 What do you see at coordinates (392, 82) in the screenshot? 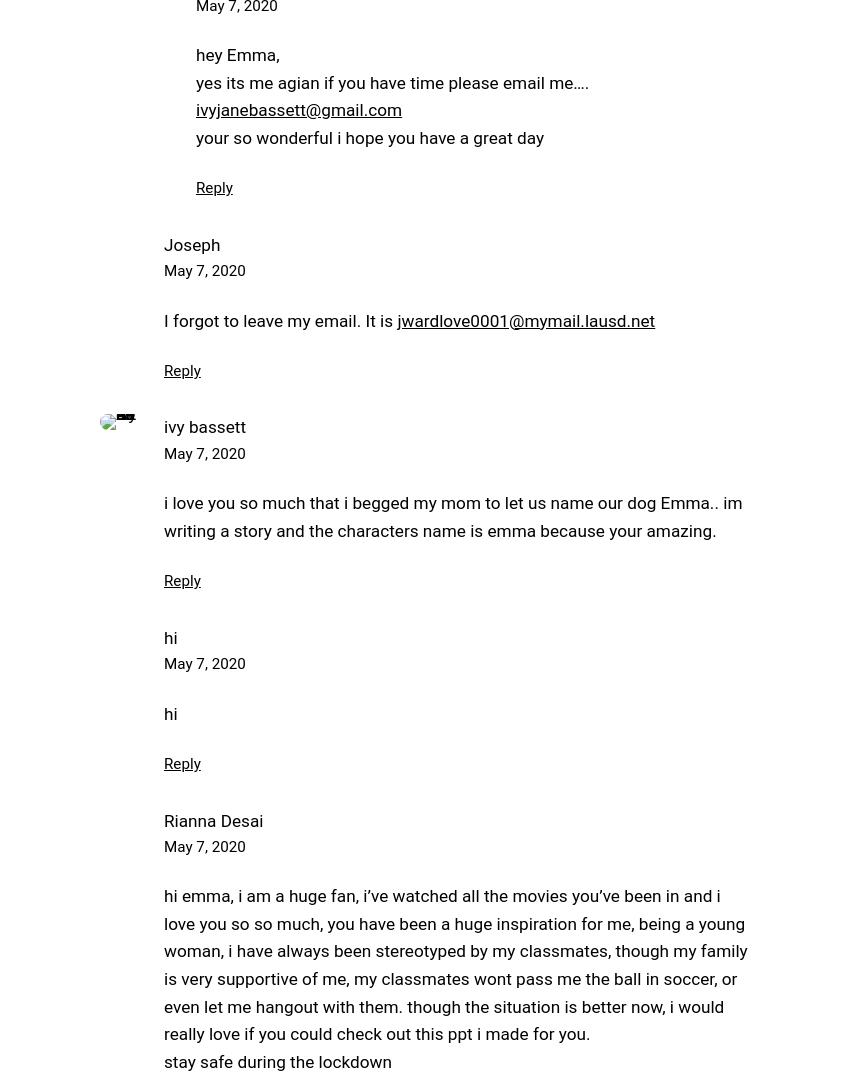
I see `'yes its me agian if you have time please email me….'` at bounding box center [392, 82].